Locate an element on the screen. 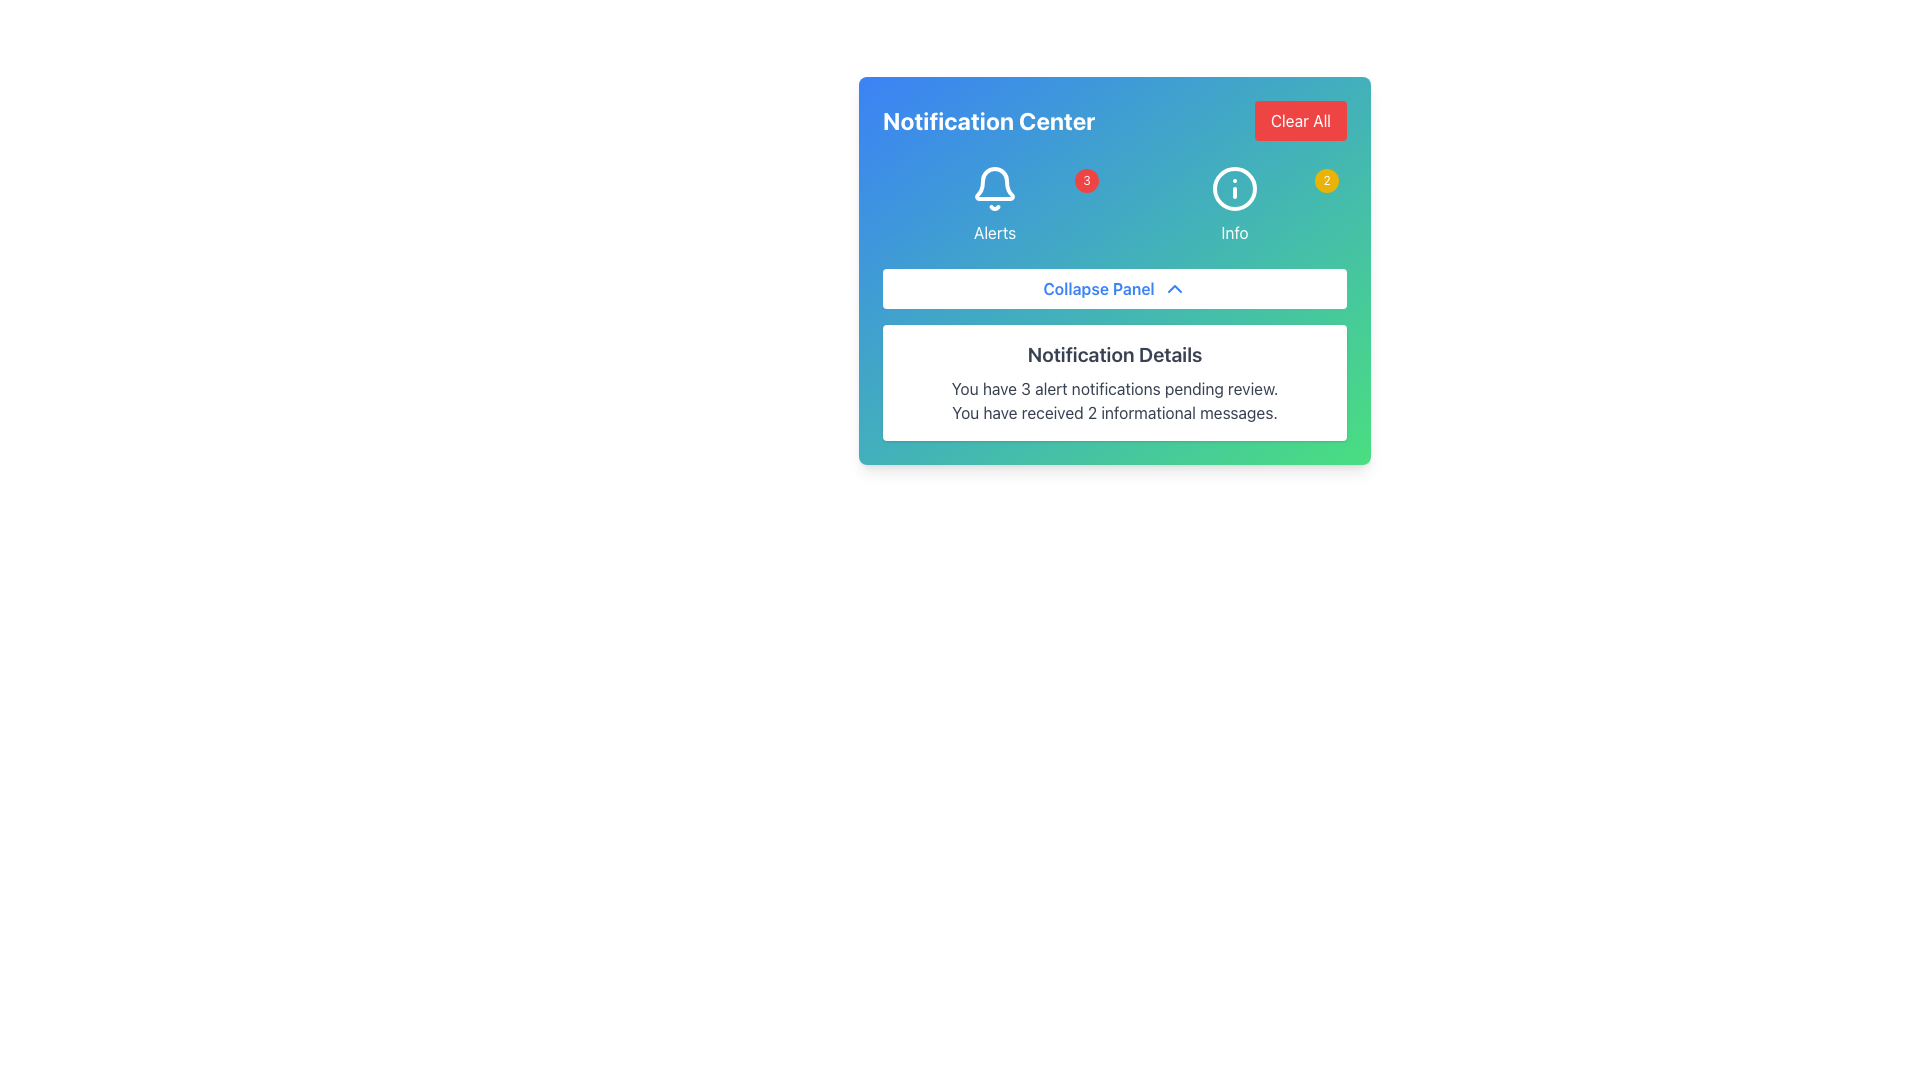 The height and width of the screenshot is (1080, 1920). the Notification Badge, which is a rounded, yellow badge displaying the number '2' in white text, located at the top-right corner of the 'Info' icon is located at coordinates (1326, 181).